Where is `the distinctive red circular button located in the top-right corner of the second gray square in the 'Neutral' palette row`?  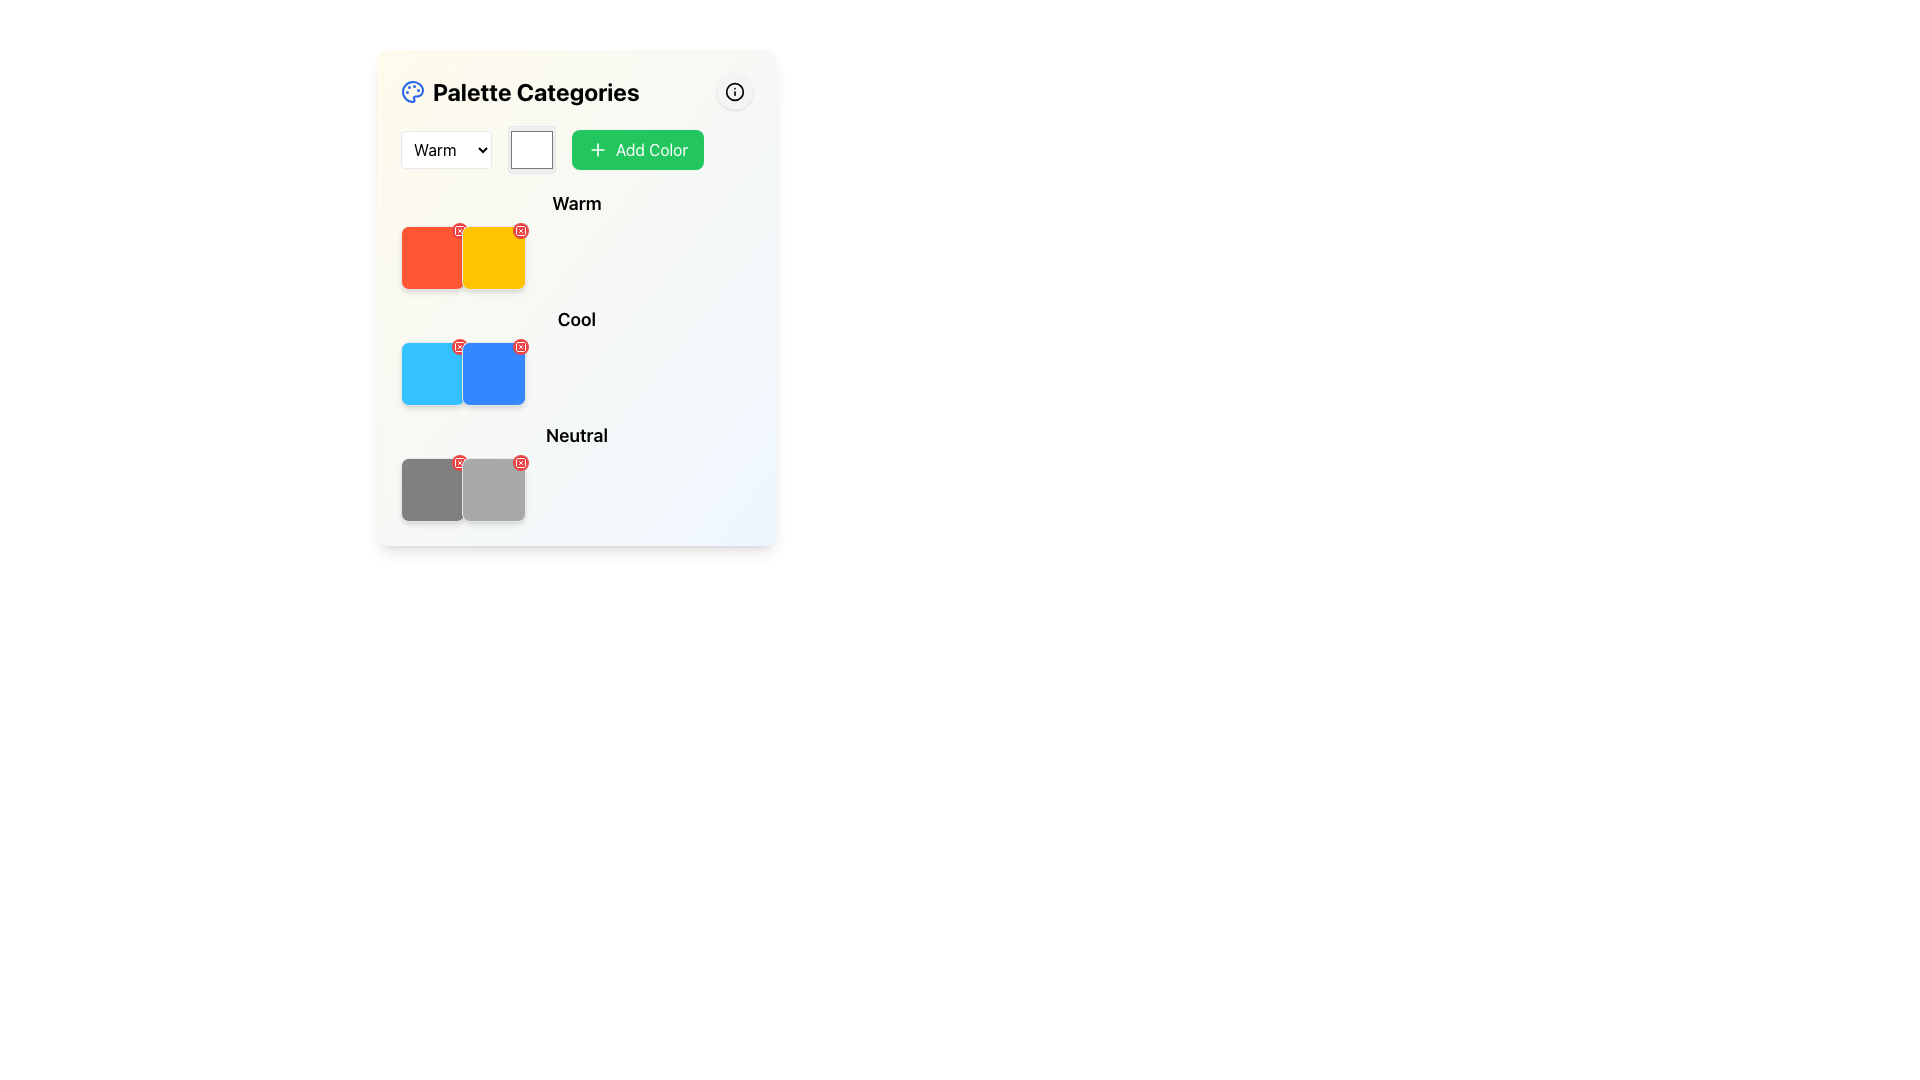 the distinctive red circular button located in the top-right corner of the second gray square in the 'Neutral' palette row is located at coordinates (459, 462).